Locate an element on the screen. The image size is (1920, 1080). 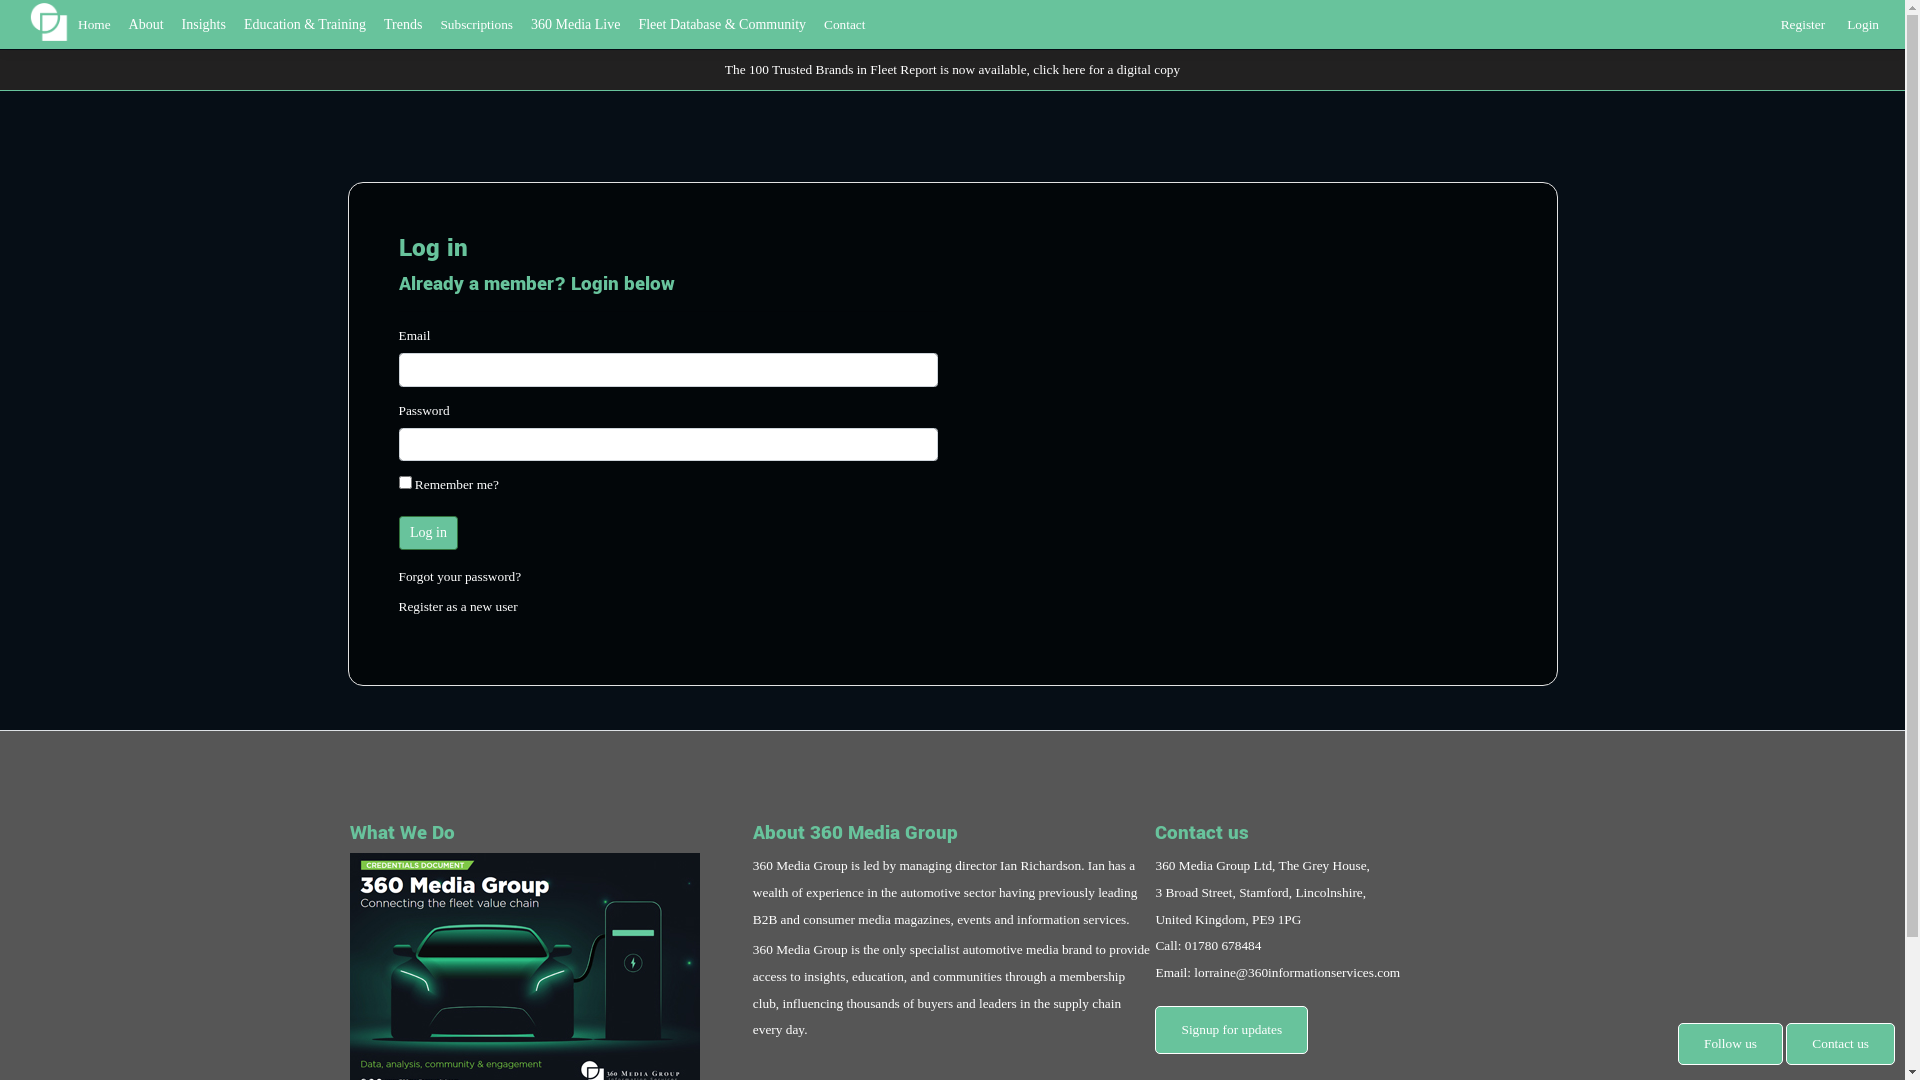
'Log in' is located at coordinates (398, 531).